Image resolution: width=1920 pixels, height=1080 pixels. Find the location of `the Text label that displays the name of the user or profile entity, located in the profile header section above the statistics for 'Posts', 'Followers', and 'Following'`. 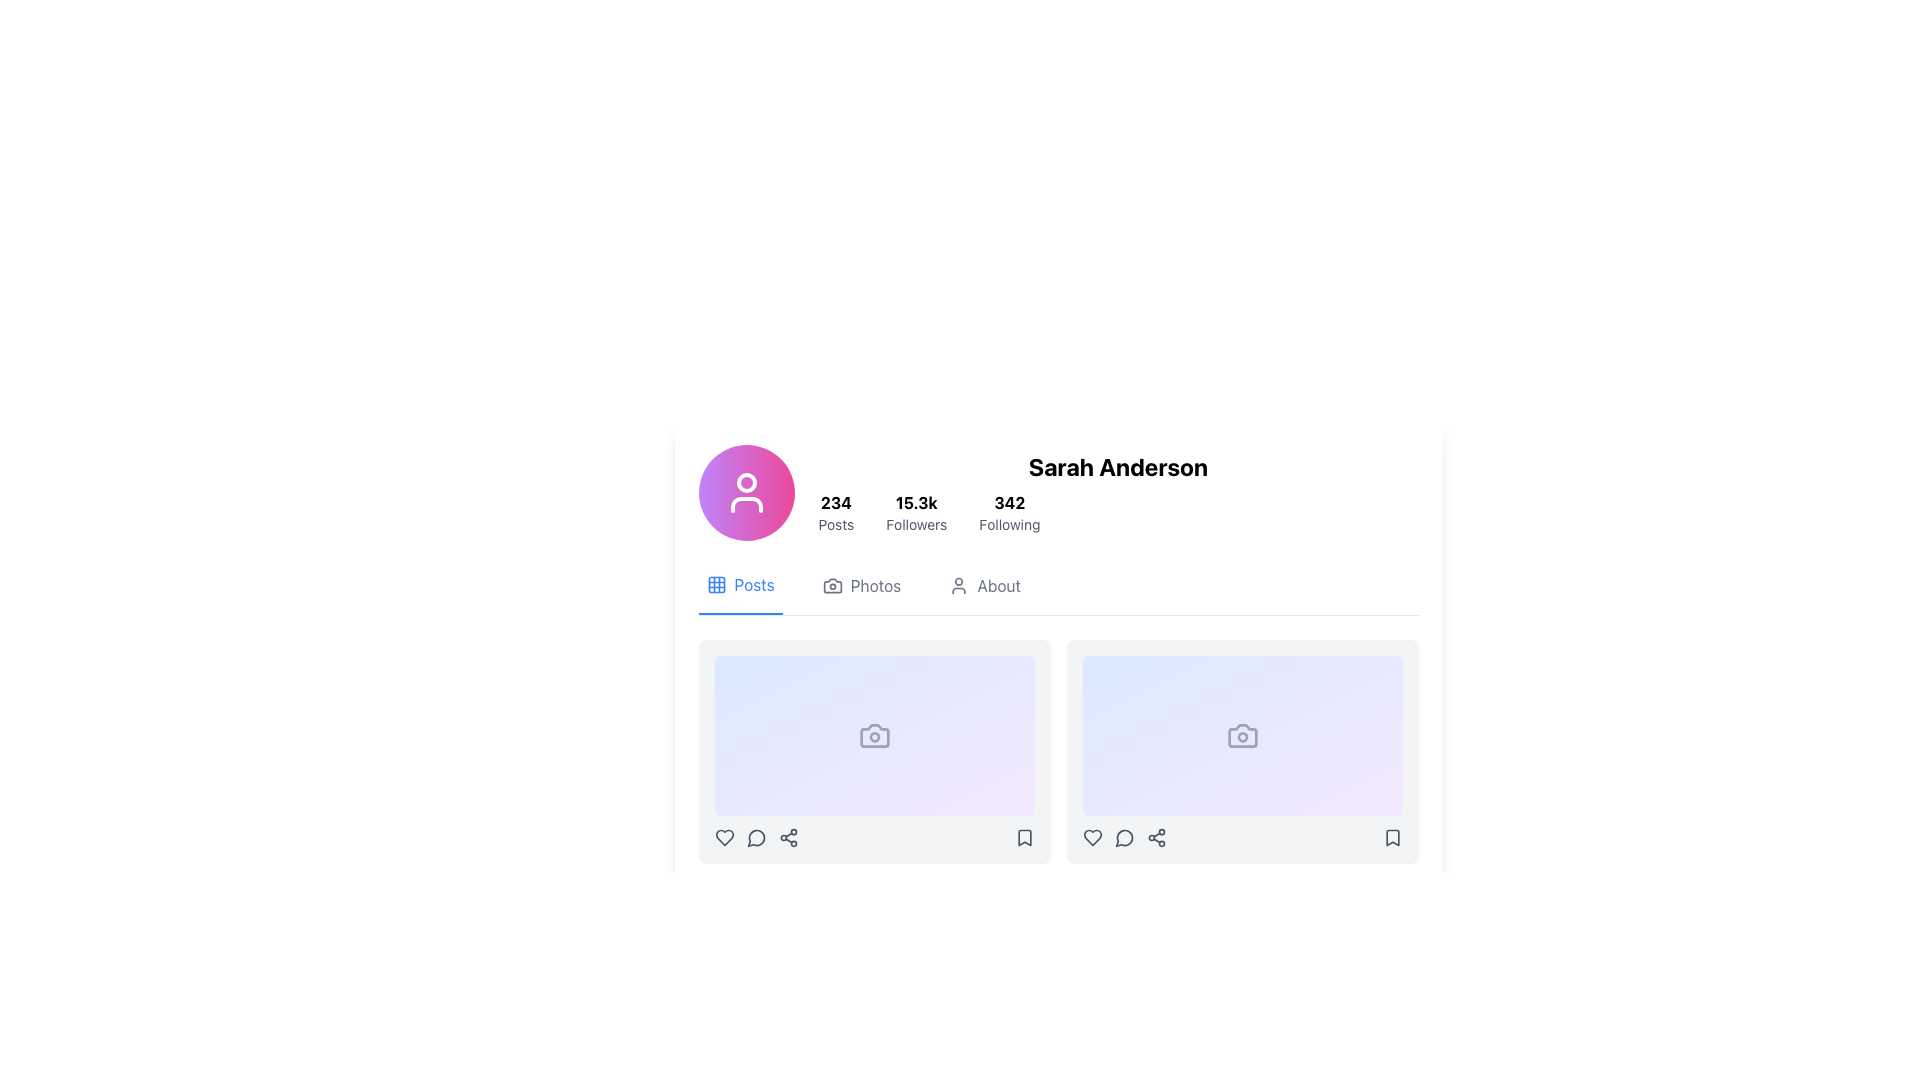

the Text label that displays the name of the user or profile entity, located in the profile header section above the statistics for 'Posts', 'Followers', and 'Following' is located at coordinates (1117, 466).